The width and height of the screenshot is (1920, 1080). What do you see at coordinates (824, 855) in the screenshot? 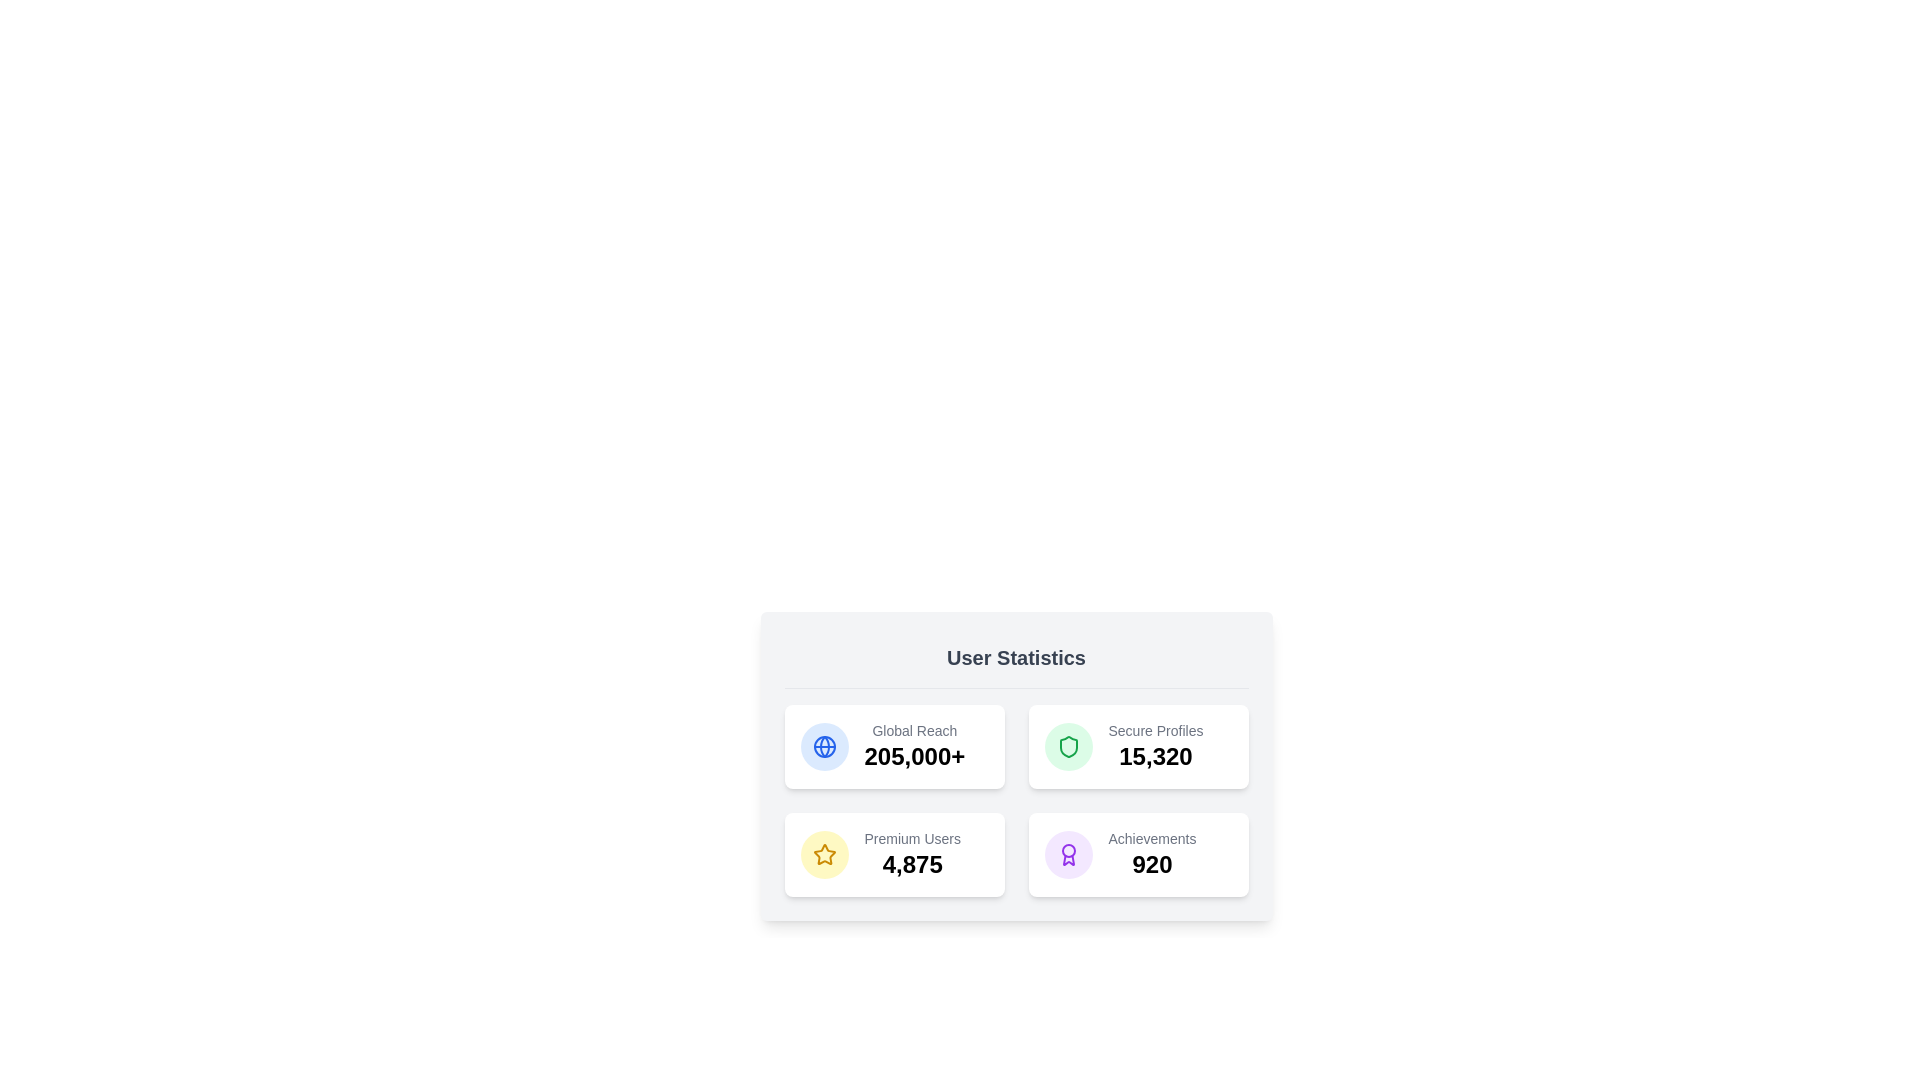
I see `the star-shaped icon with a yellow outline located in the 'Premium Users' section of the 'User Statistics' card` at bounding box center [824, 855].